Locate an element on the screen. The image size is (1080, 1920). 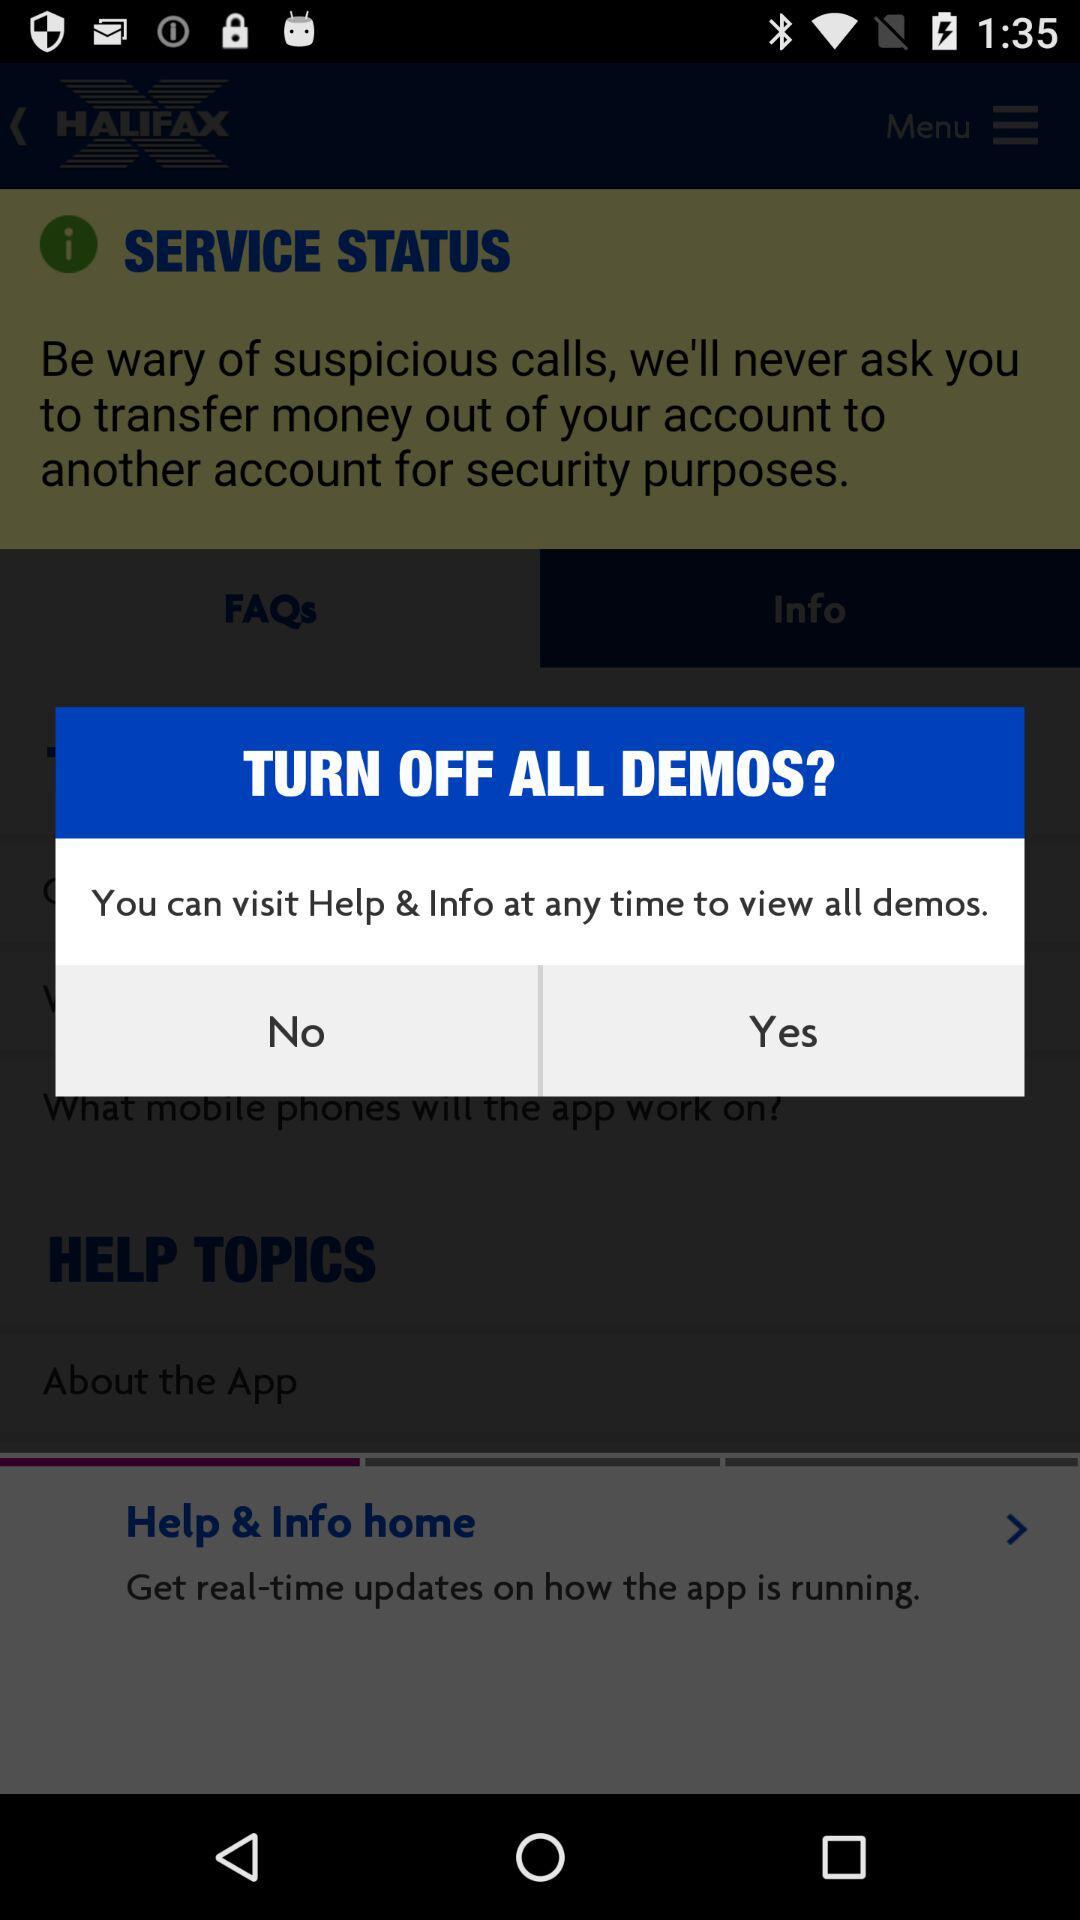
item on the right is located at coordinates (782, 1030).